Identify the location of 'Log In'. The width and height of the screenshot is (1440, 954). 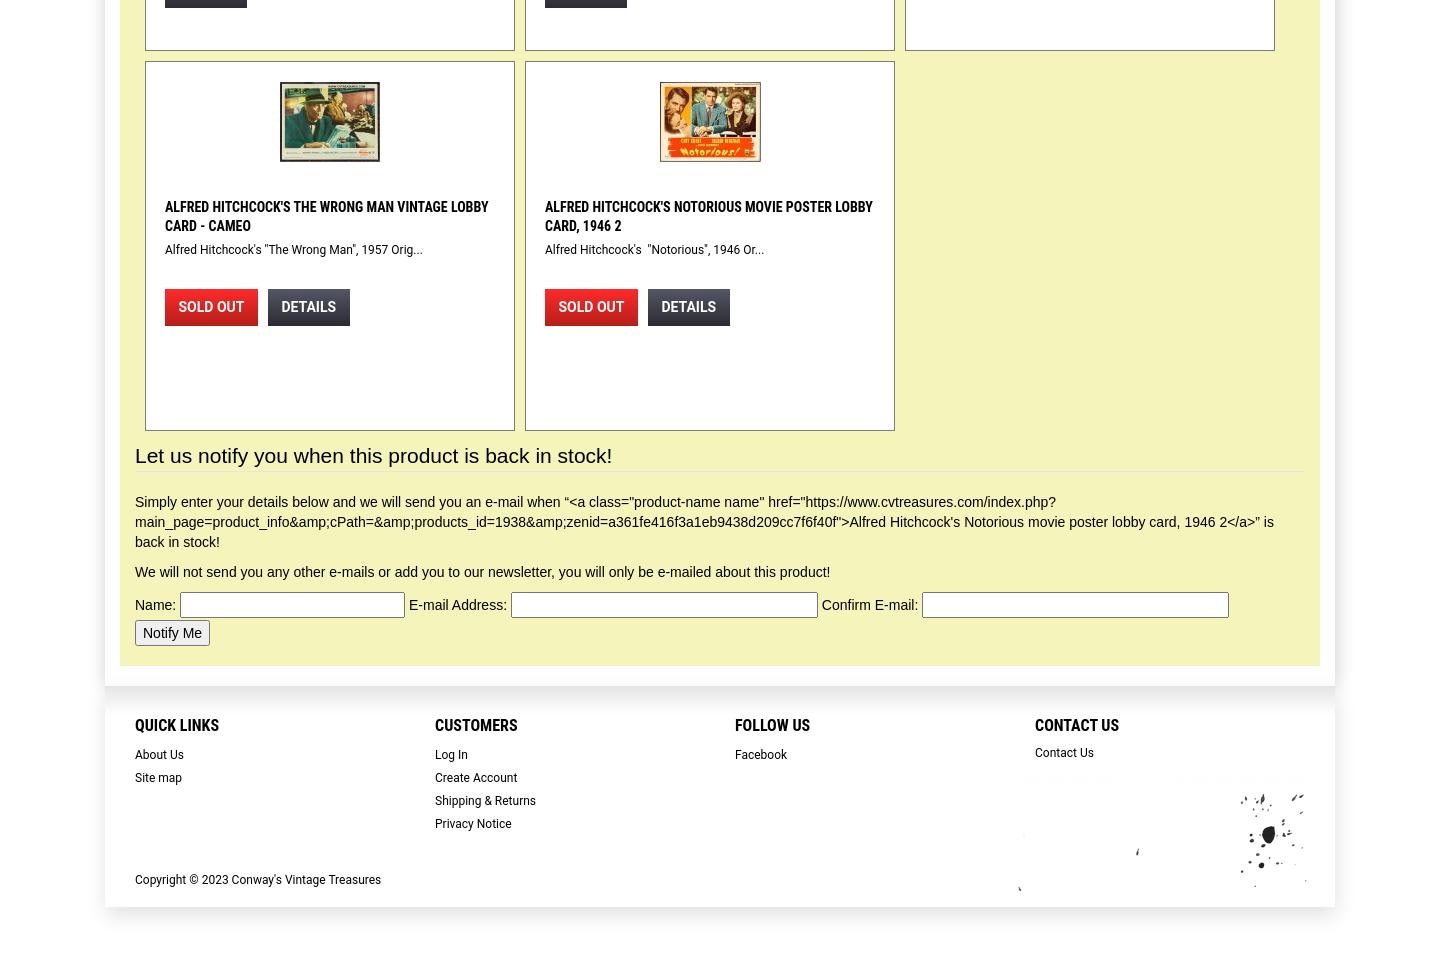
(435, 754).